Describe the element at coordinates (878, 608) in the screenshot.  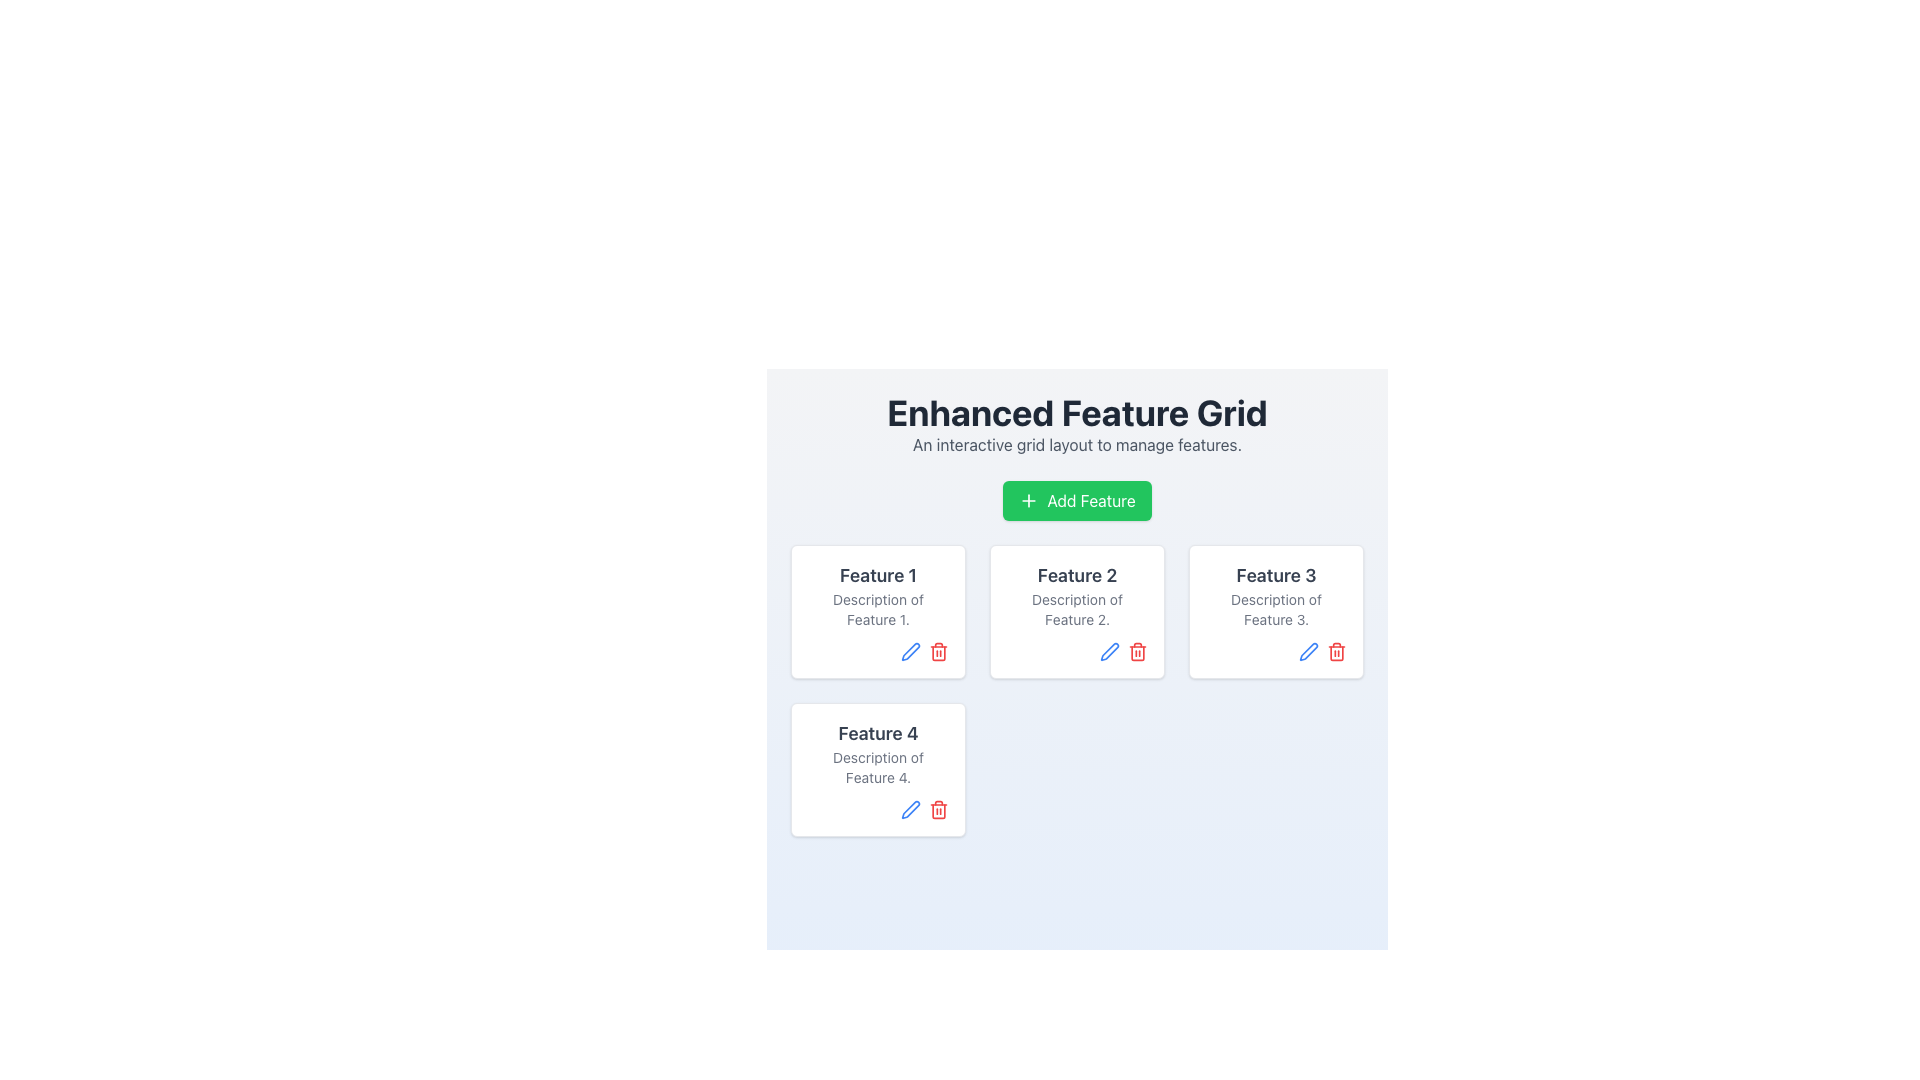
I see `static text block located underneath the 'Feature 1' title within the first feature card` at that location.